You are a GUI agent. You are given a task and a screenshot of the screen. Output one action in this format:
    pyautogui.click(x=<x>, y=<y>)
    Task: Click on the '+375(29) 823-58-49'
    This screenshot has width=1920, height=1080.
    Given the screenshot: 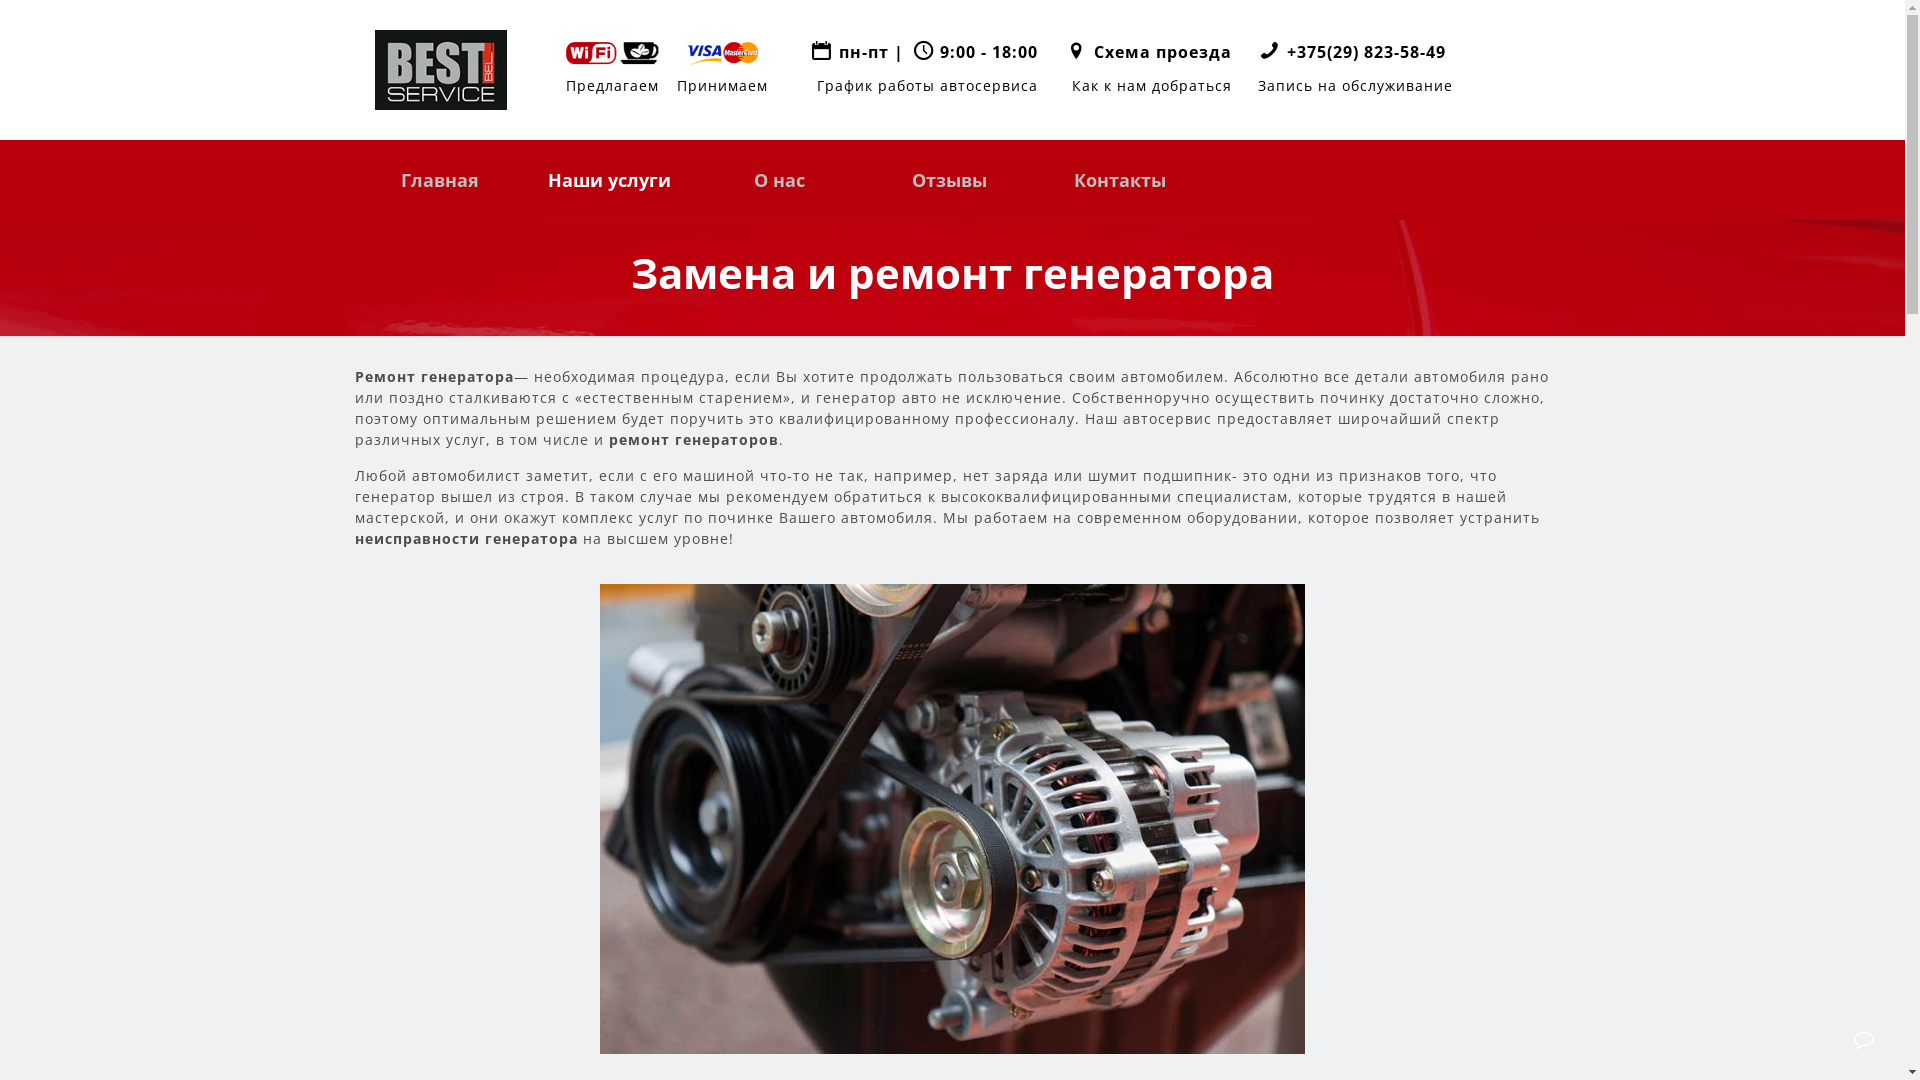 What is the action you would take?
    pyautogui.click(x=1365, y=50)
    